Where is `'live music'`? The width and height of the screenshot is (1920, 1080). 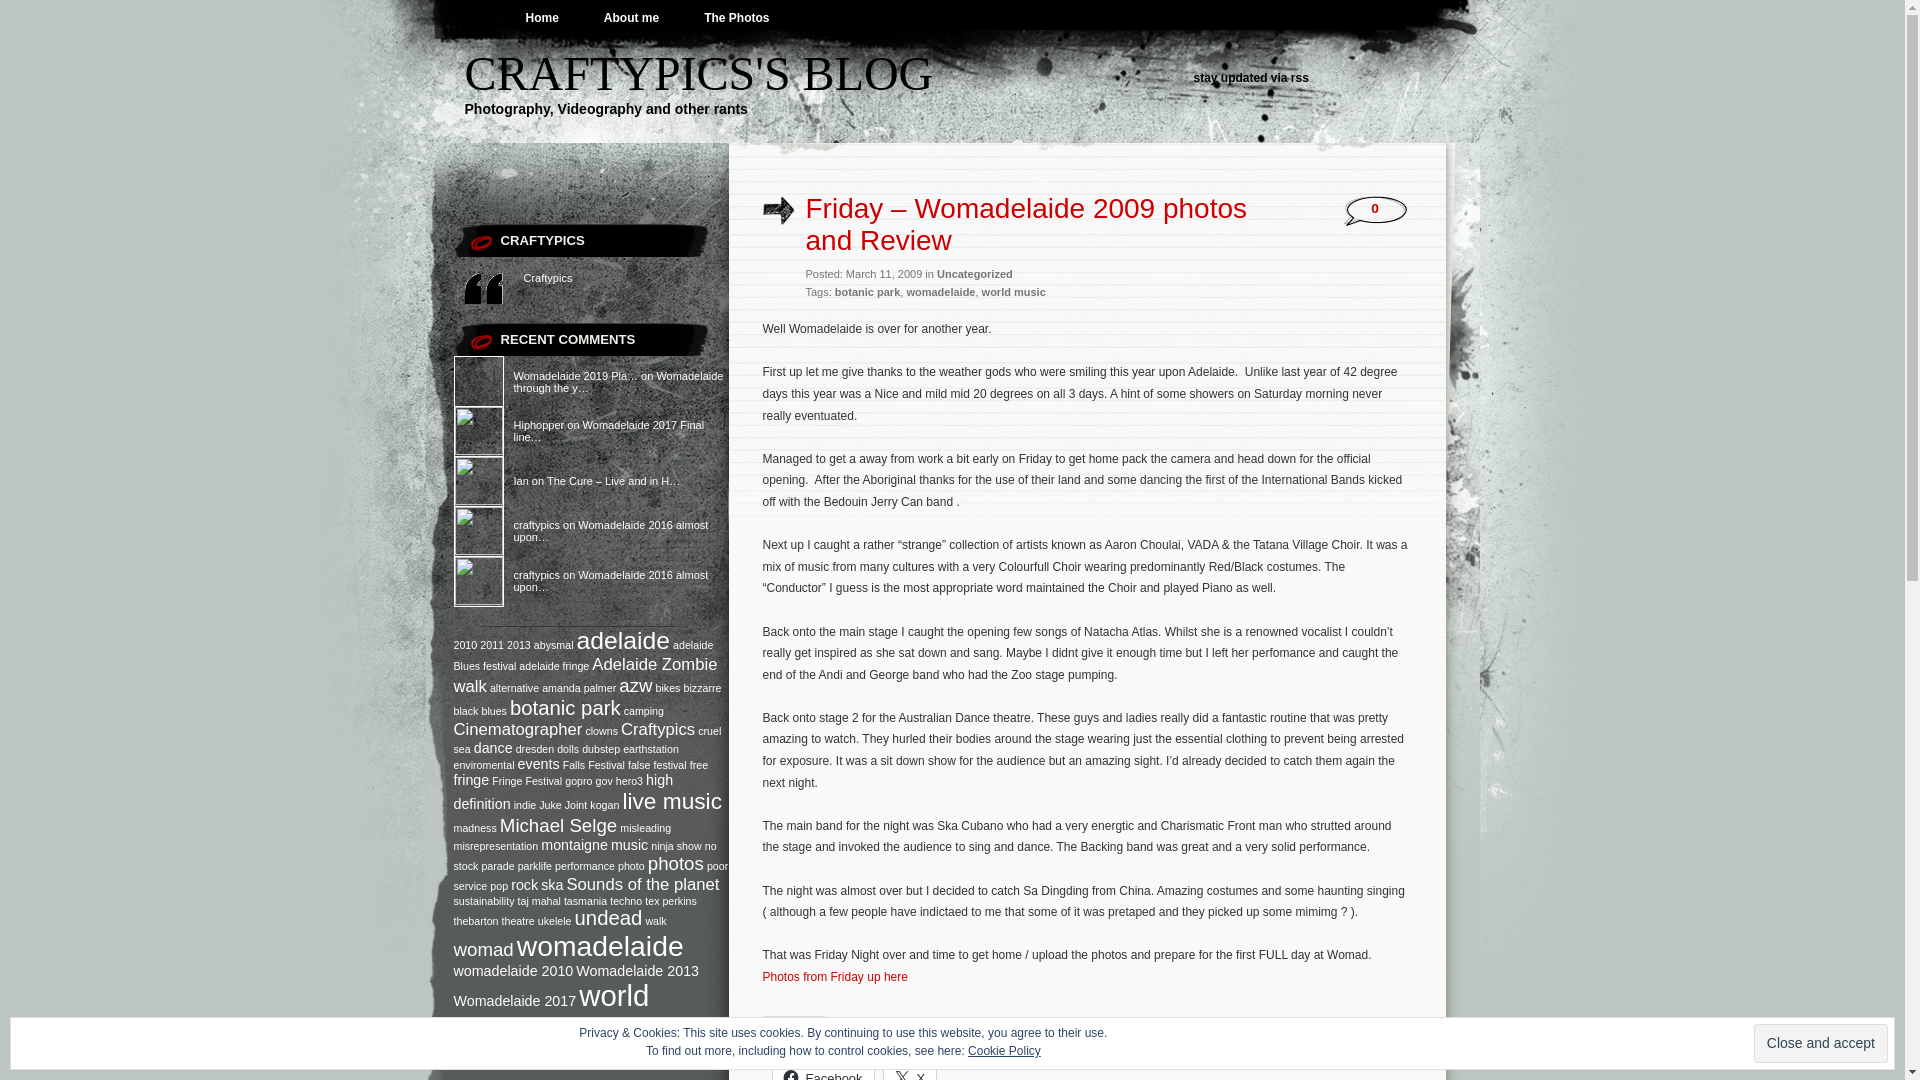
'live music' is located at coordinates (672, 800).